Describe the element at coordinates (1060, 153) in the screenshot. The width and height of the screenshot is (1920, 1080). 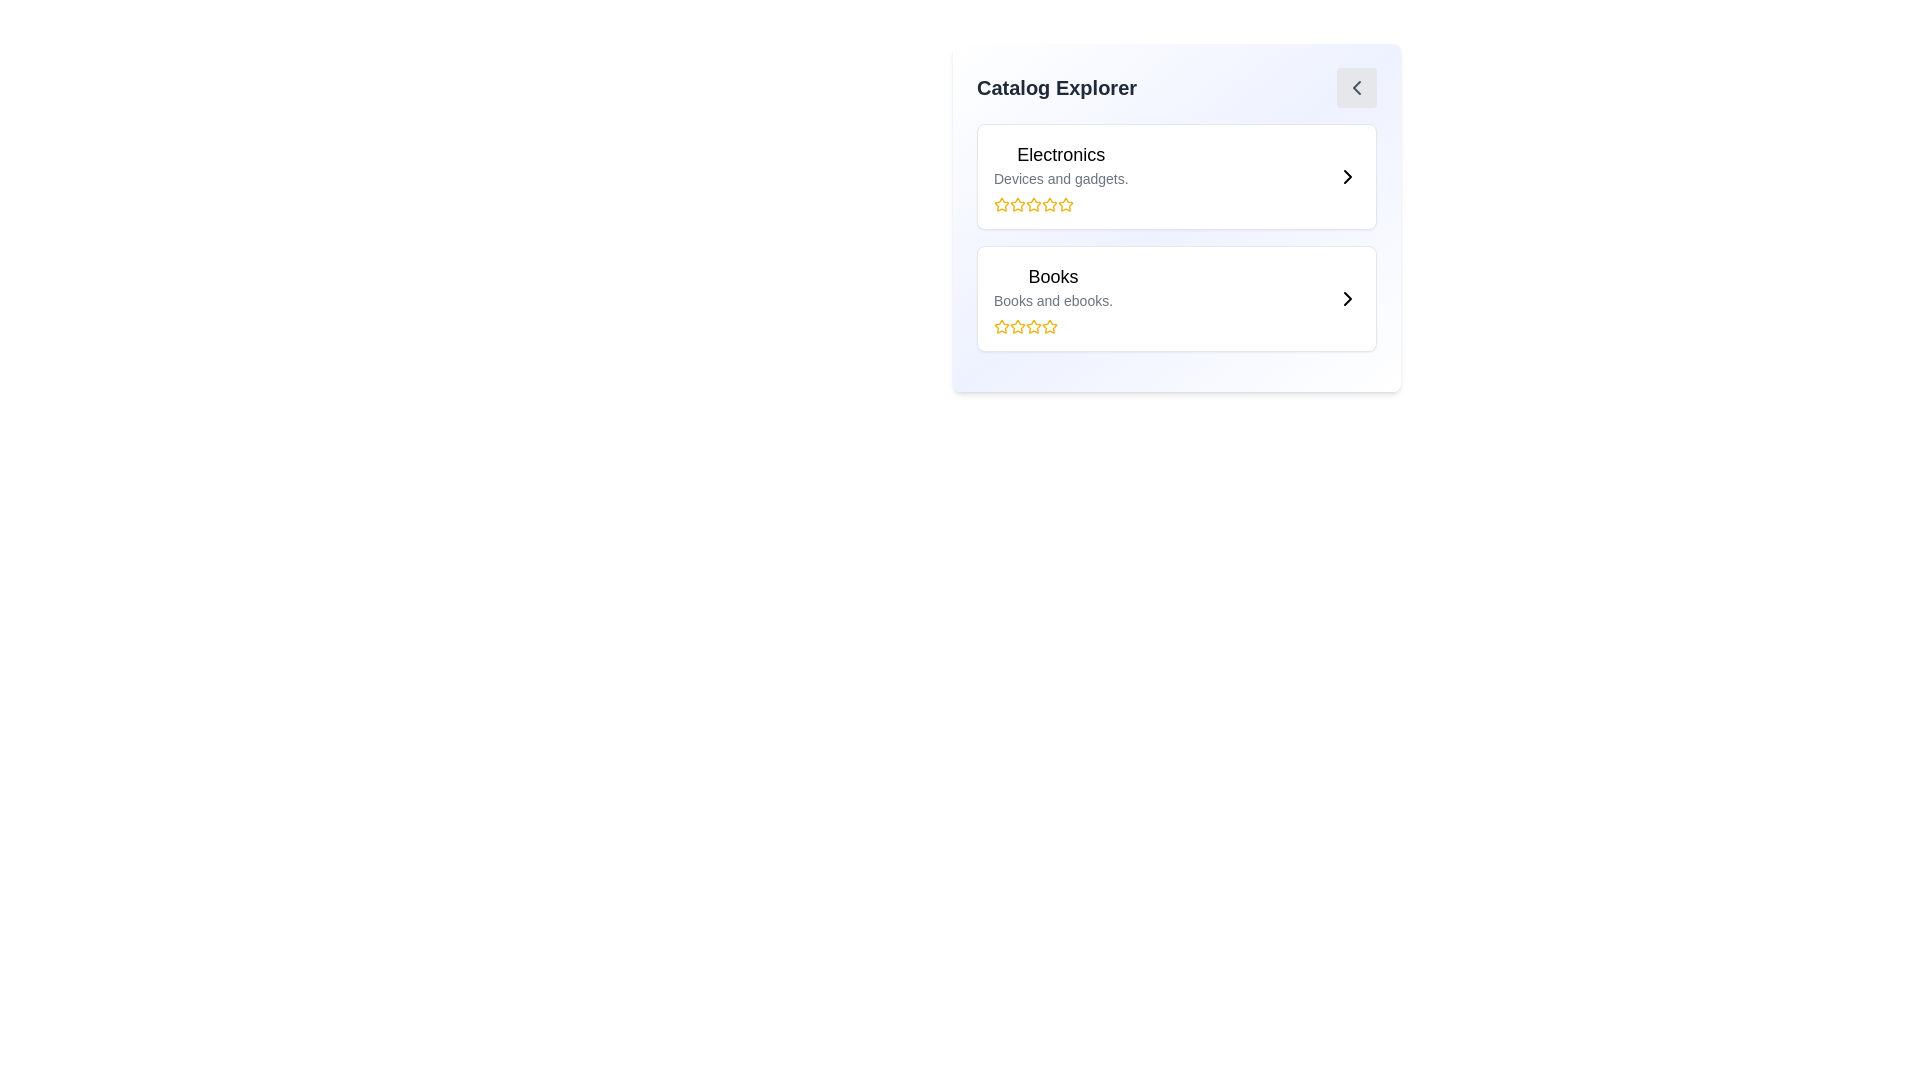
I see `the bold text label displaying 'Electronics' in the left panel, which is positioned at the top of the 'Electronics' section` at that location.